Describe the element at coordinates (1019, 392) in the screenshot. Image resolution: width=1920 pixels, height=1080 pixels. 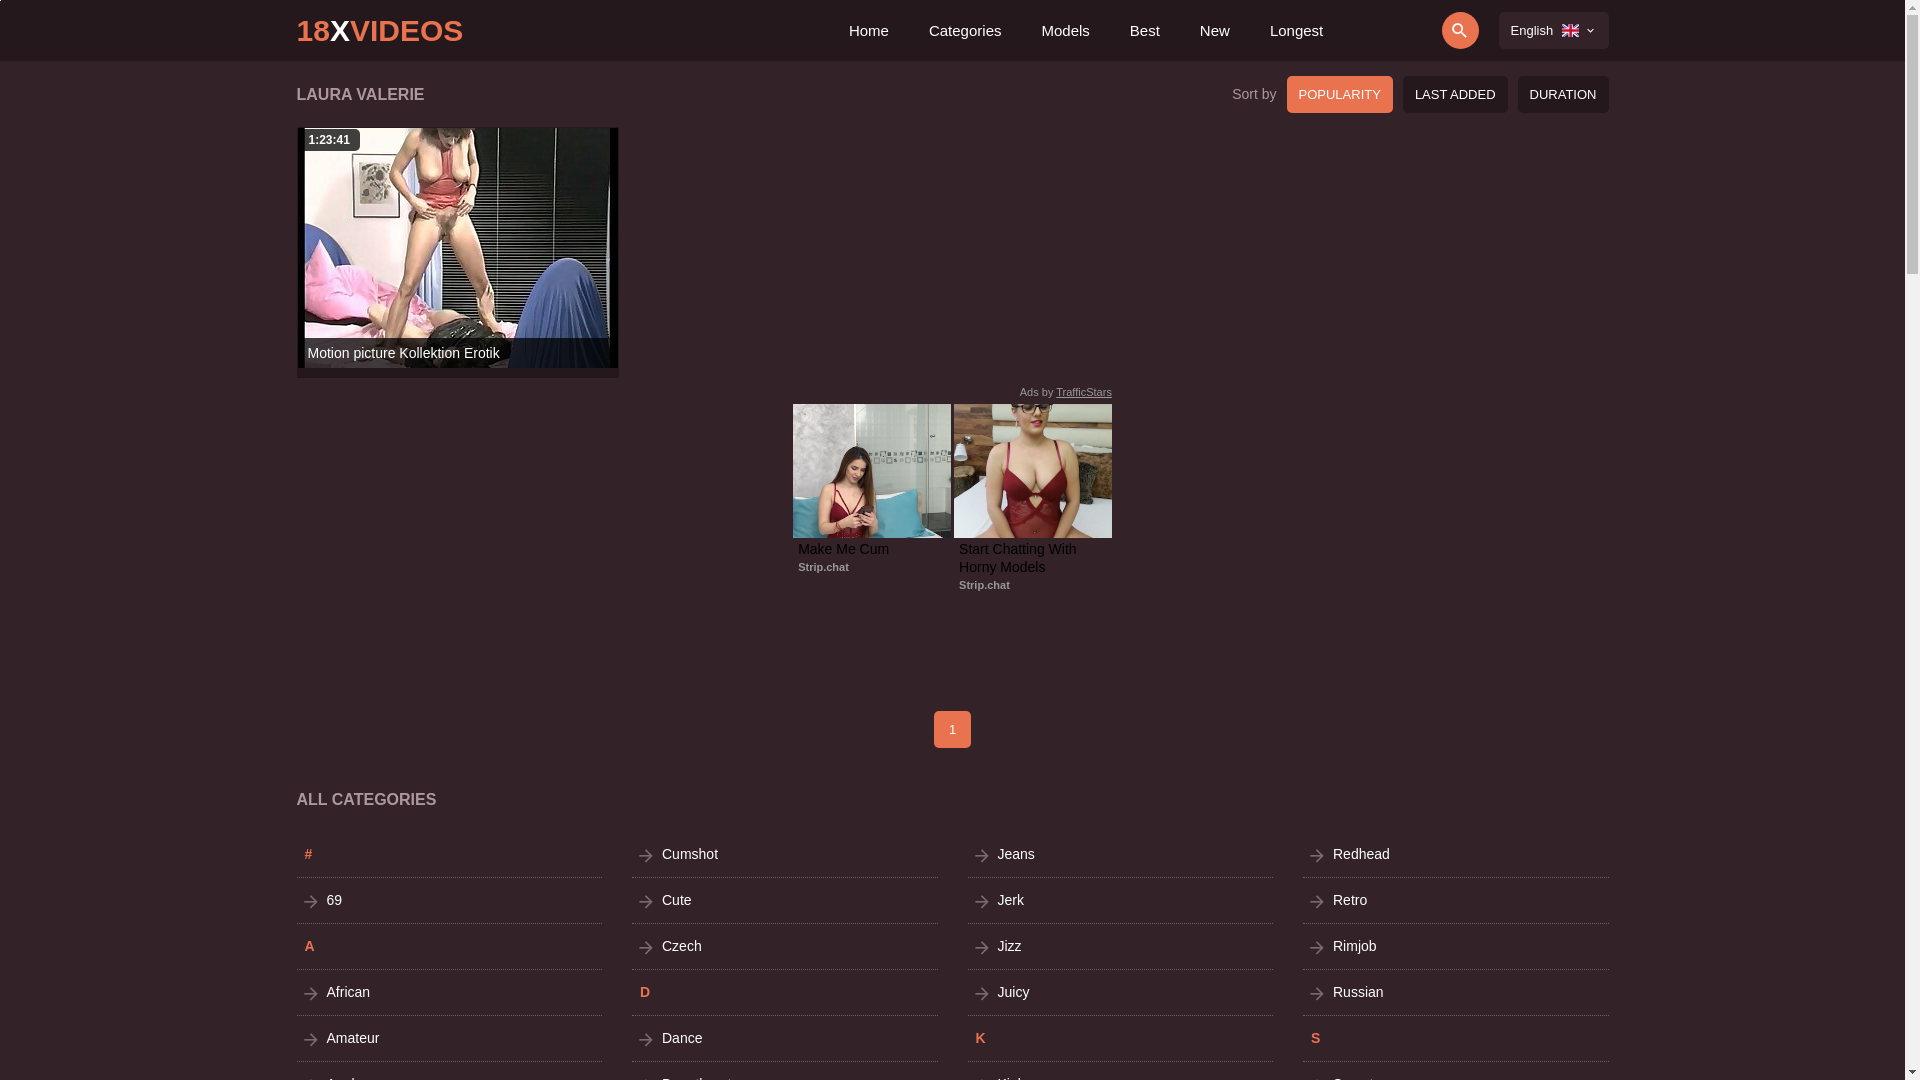
I see `'Ads by TrafficStars'` at that location.